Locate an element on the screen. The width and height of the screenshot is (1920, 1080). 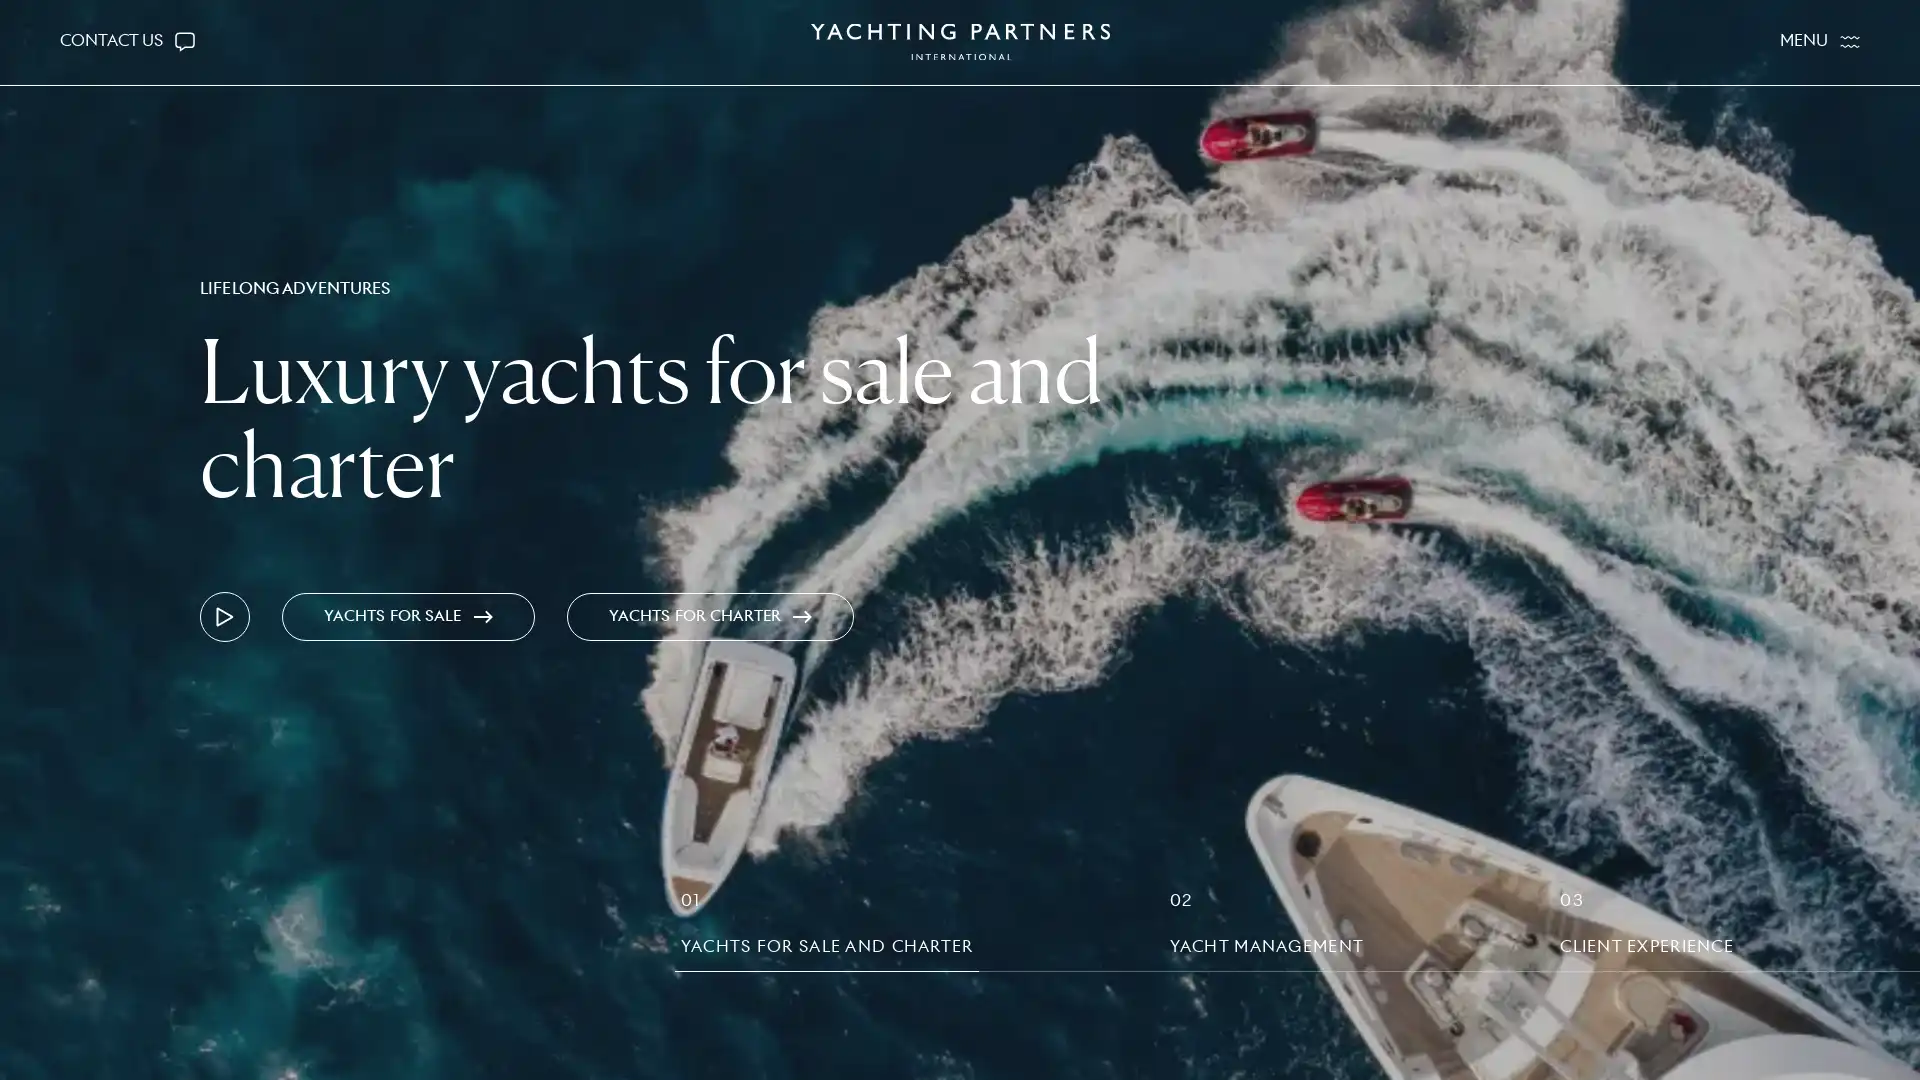
03 CLIENT EXPERIENCE is located at coordinates (1646, 929).